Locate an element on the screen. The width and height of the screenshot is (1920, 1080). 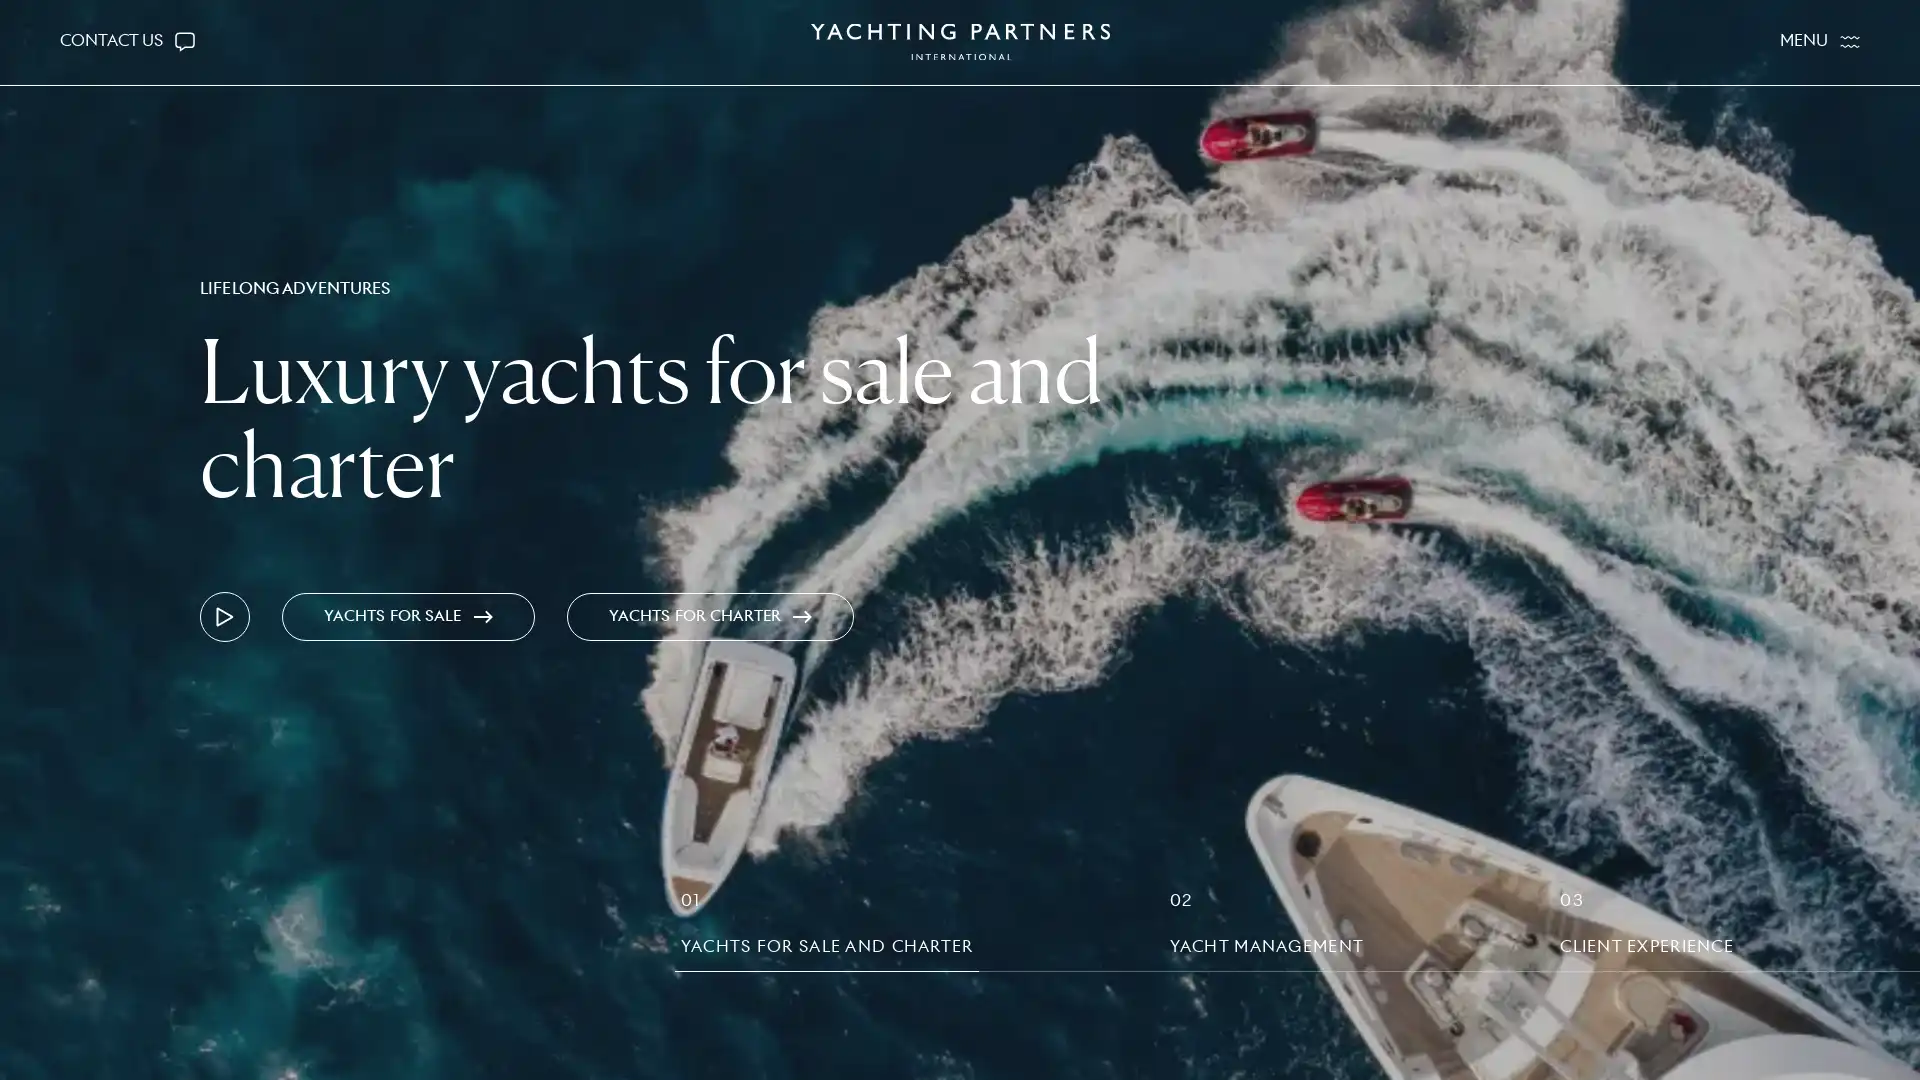
03 CLIENT EXPERIENCE is located at coordinates (1646, 929).